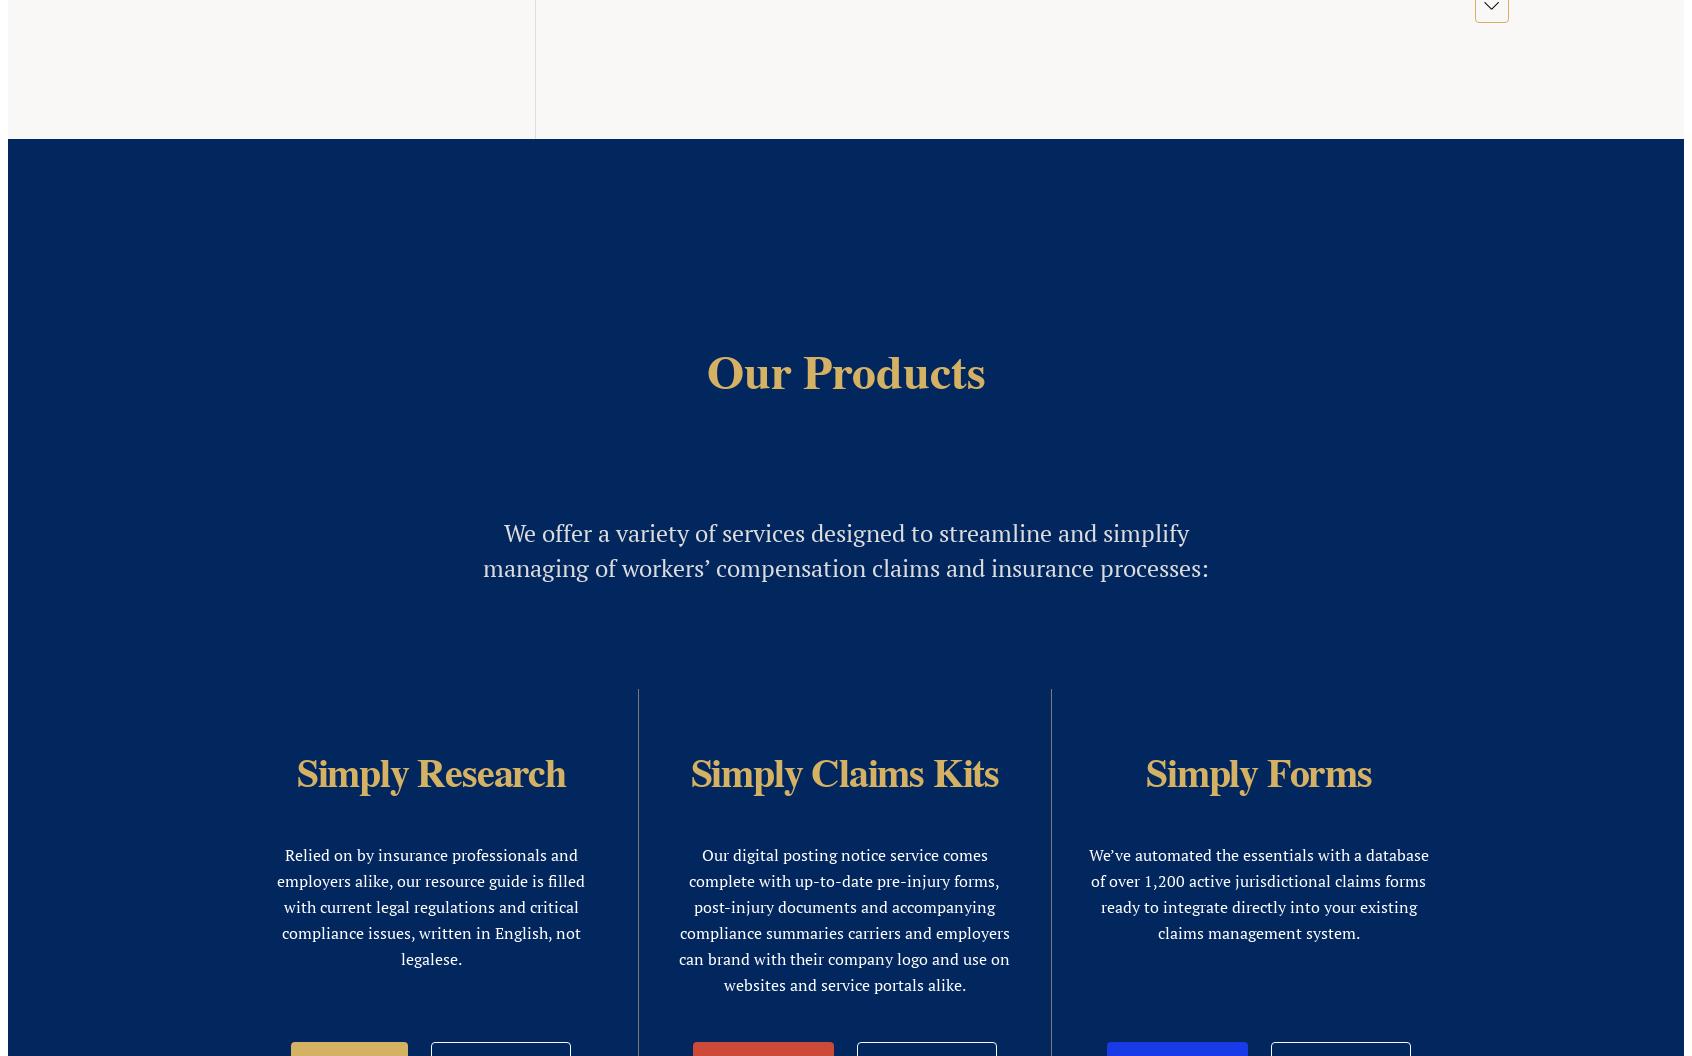  What do you see at coordinates (444, 453) in the screenshot?
I see `'Simply Research'` at bounding box center [444, 453].